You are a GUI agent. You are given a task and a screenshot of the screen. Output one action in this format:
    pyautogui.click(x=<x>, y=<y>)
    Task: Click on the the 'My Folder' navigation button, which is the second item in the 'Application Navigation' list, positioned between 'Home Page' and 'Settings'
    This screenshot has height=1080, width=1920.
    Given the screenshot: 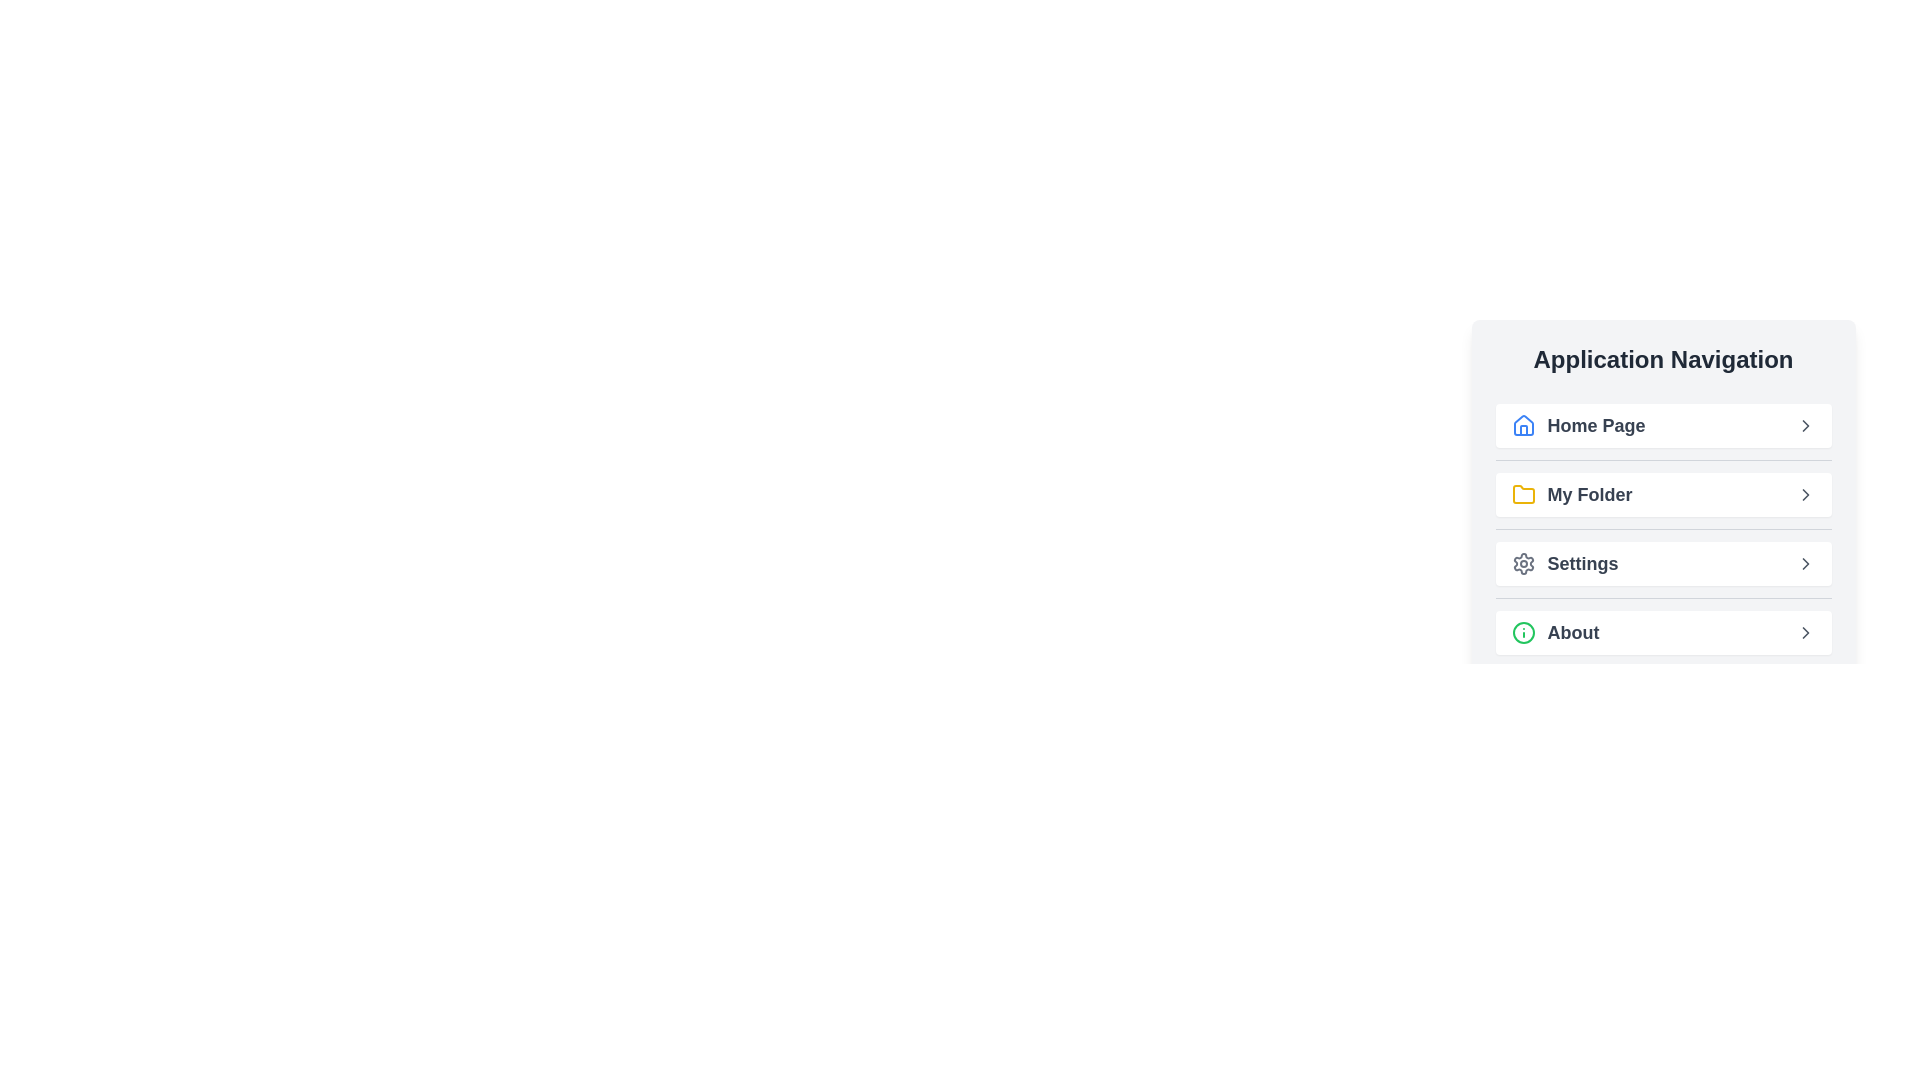 What is the action you would take?
    pyautogui.click(x=1663, y=479)
    